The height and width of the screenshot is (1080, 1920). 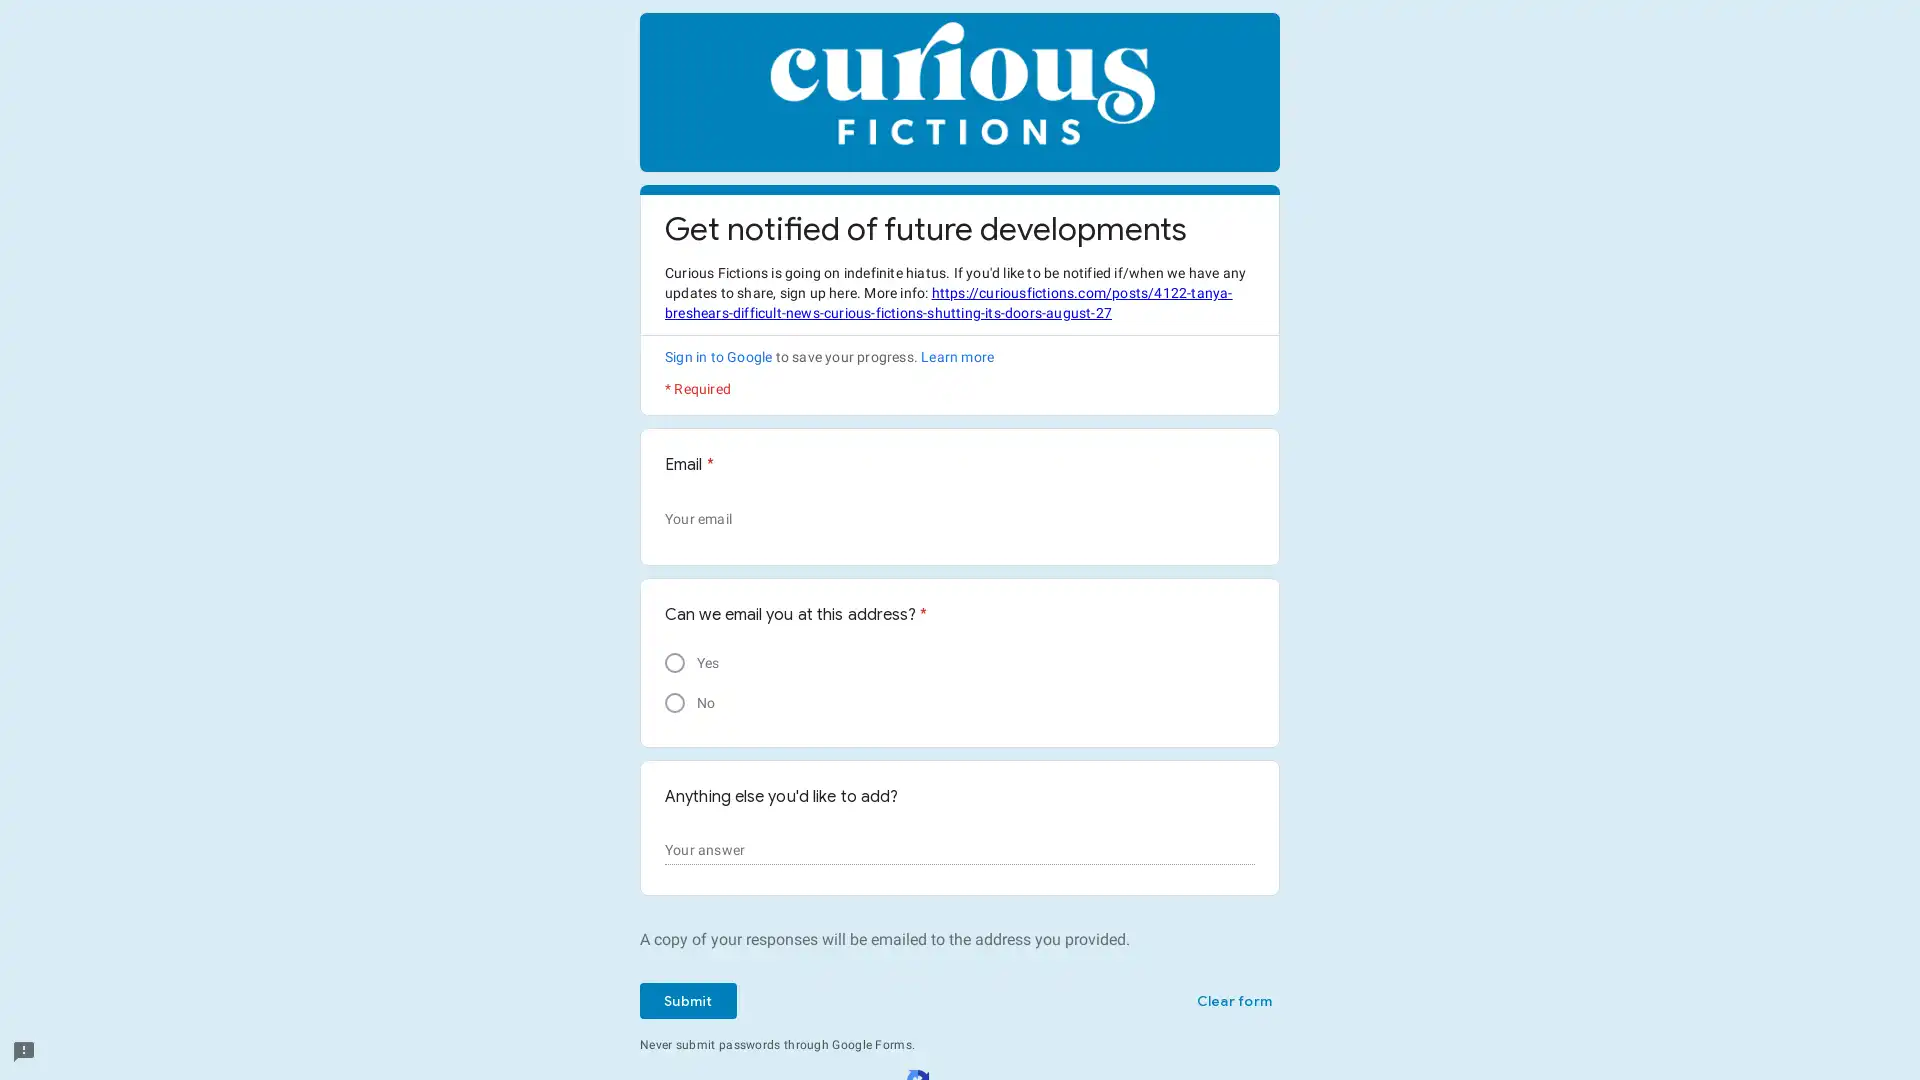 I want to click on Learn more, so click(x=956, y=356).